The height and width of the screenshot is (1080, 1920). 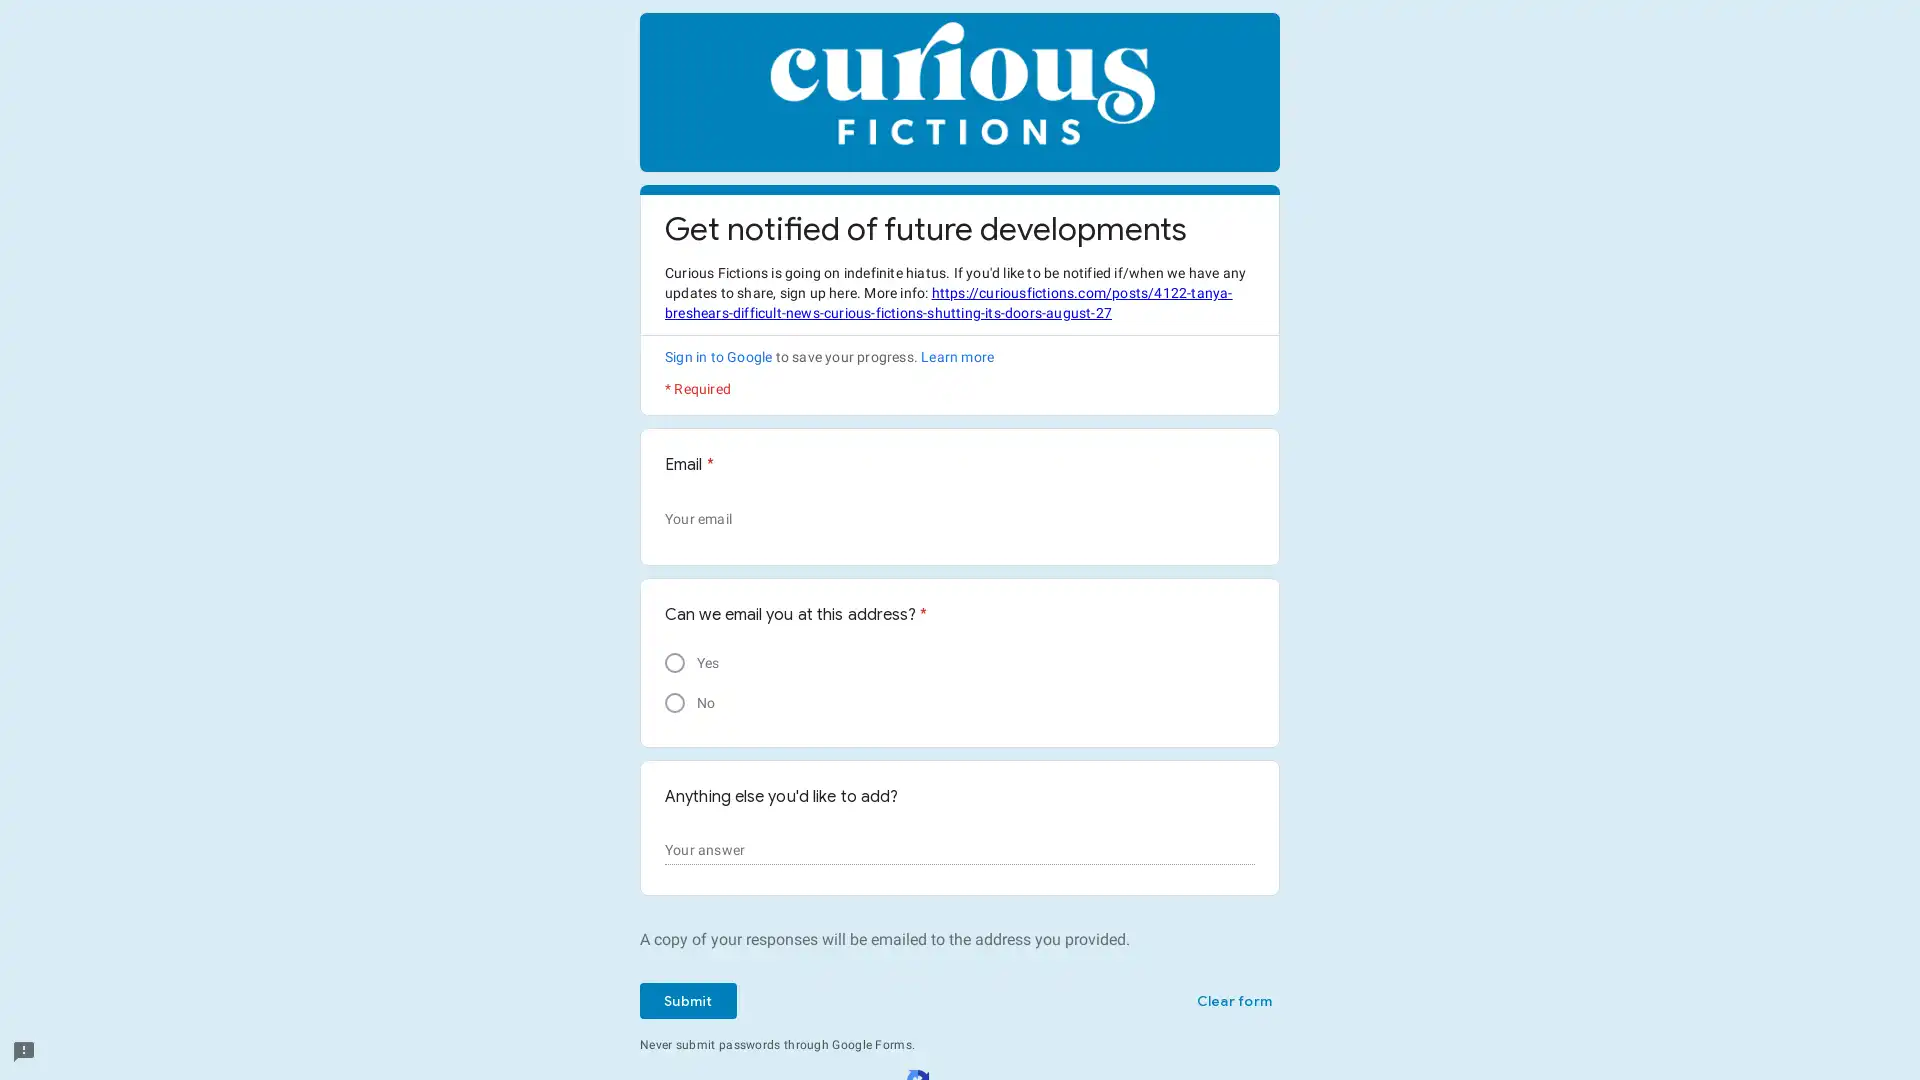 I want to click on Learn more, so click(x=956, y=356).